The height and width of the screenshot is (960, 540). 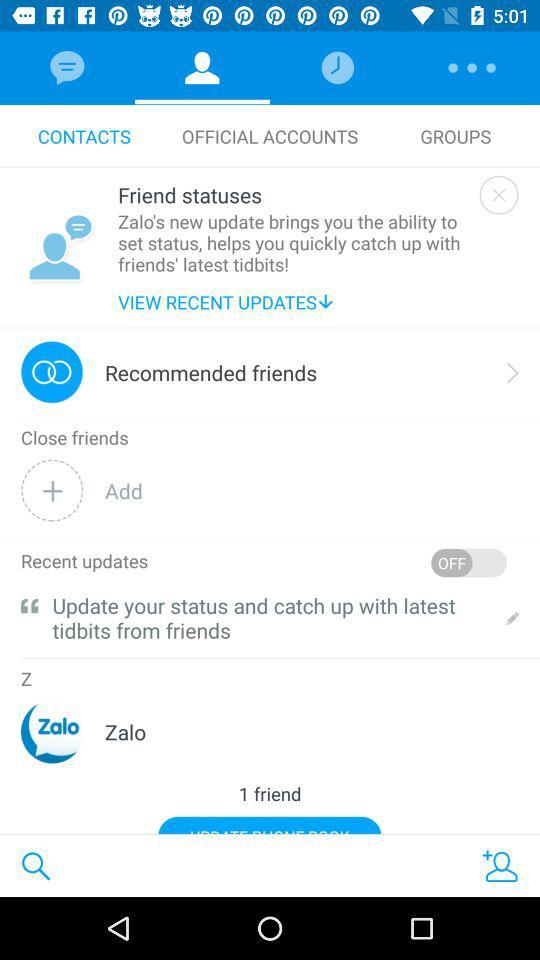 What do you see at coordinates (210, 371) in the screenshot?
I see `the recommended friends` at bounding box center [210, 371].